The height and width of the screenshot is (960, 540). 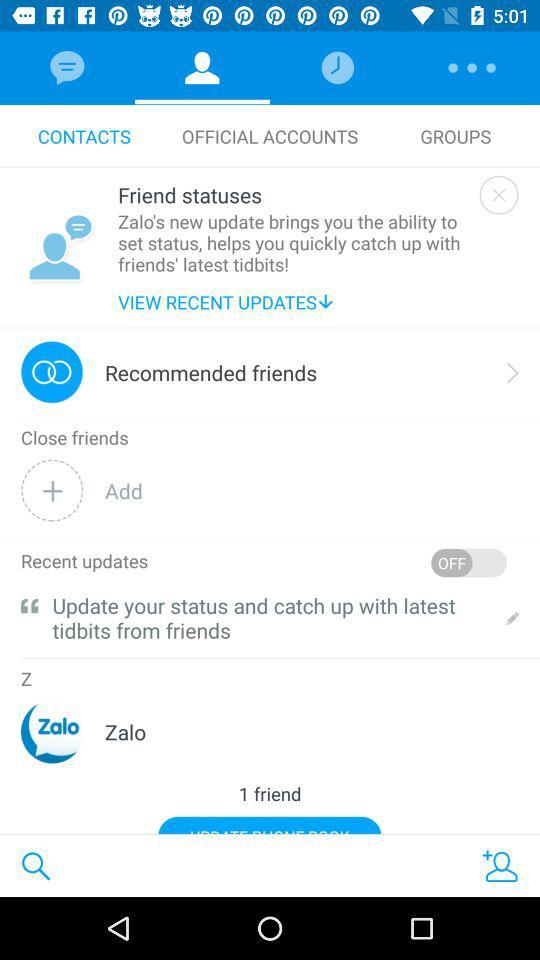 What do you see at coordinates (210, 371) in the screenshot?
I see `the recommended friends` at bounding box center [210, 371].